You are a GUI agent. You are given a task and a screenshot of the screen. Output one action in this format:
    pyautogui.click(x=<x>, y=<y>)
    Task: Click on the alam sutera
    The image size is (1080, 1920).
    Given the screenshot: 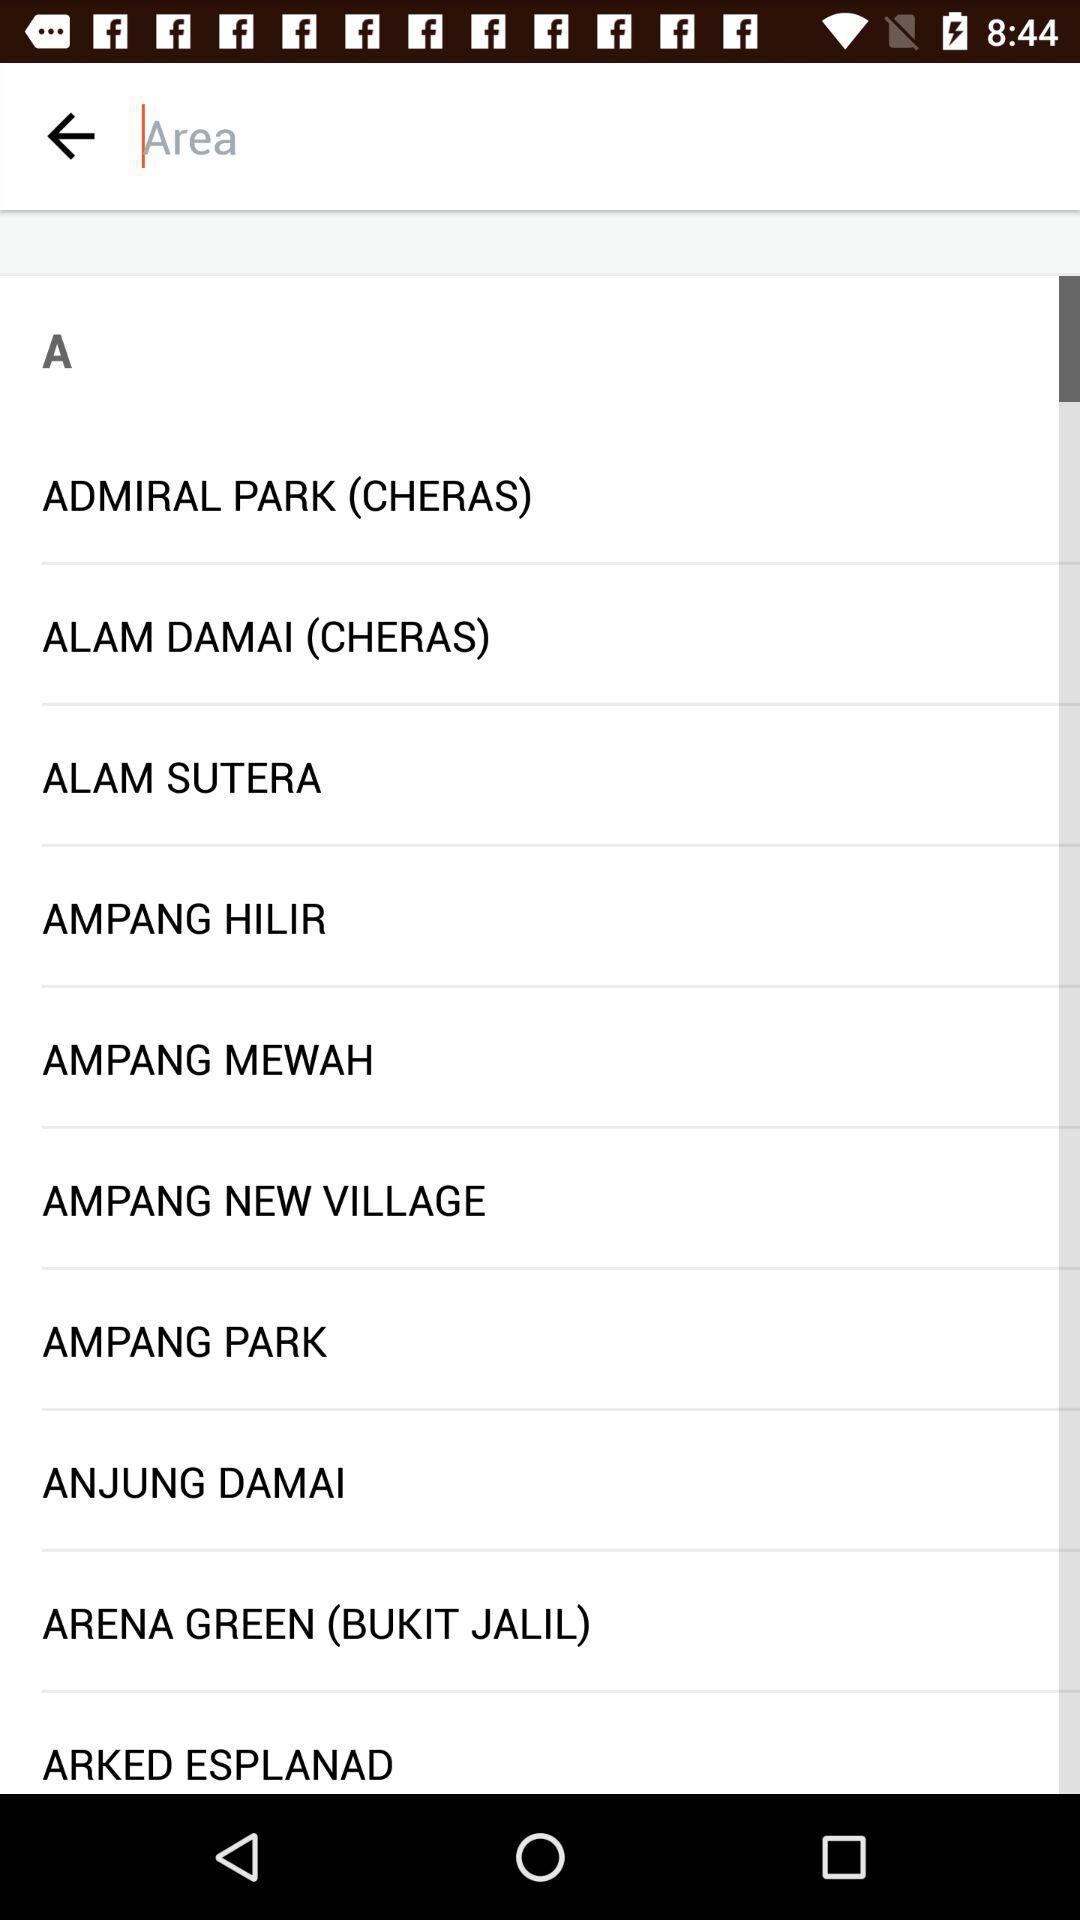 What is the action you would take?
    pyautogui.click(x=540, y=775)
    